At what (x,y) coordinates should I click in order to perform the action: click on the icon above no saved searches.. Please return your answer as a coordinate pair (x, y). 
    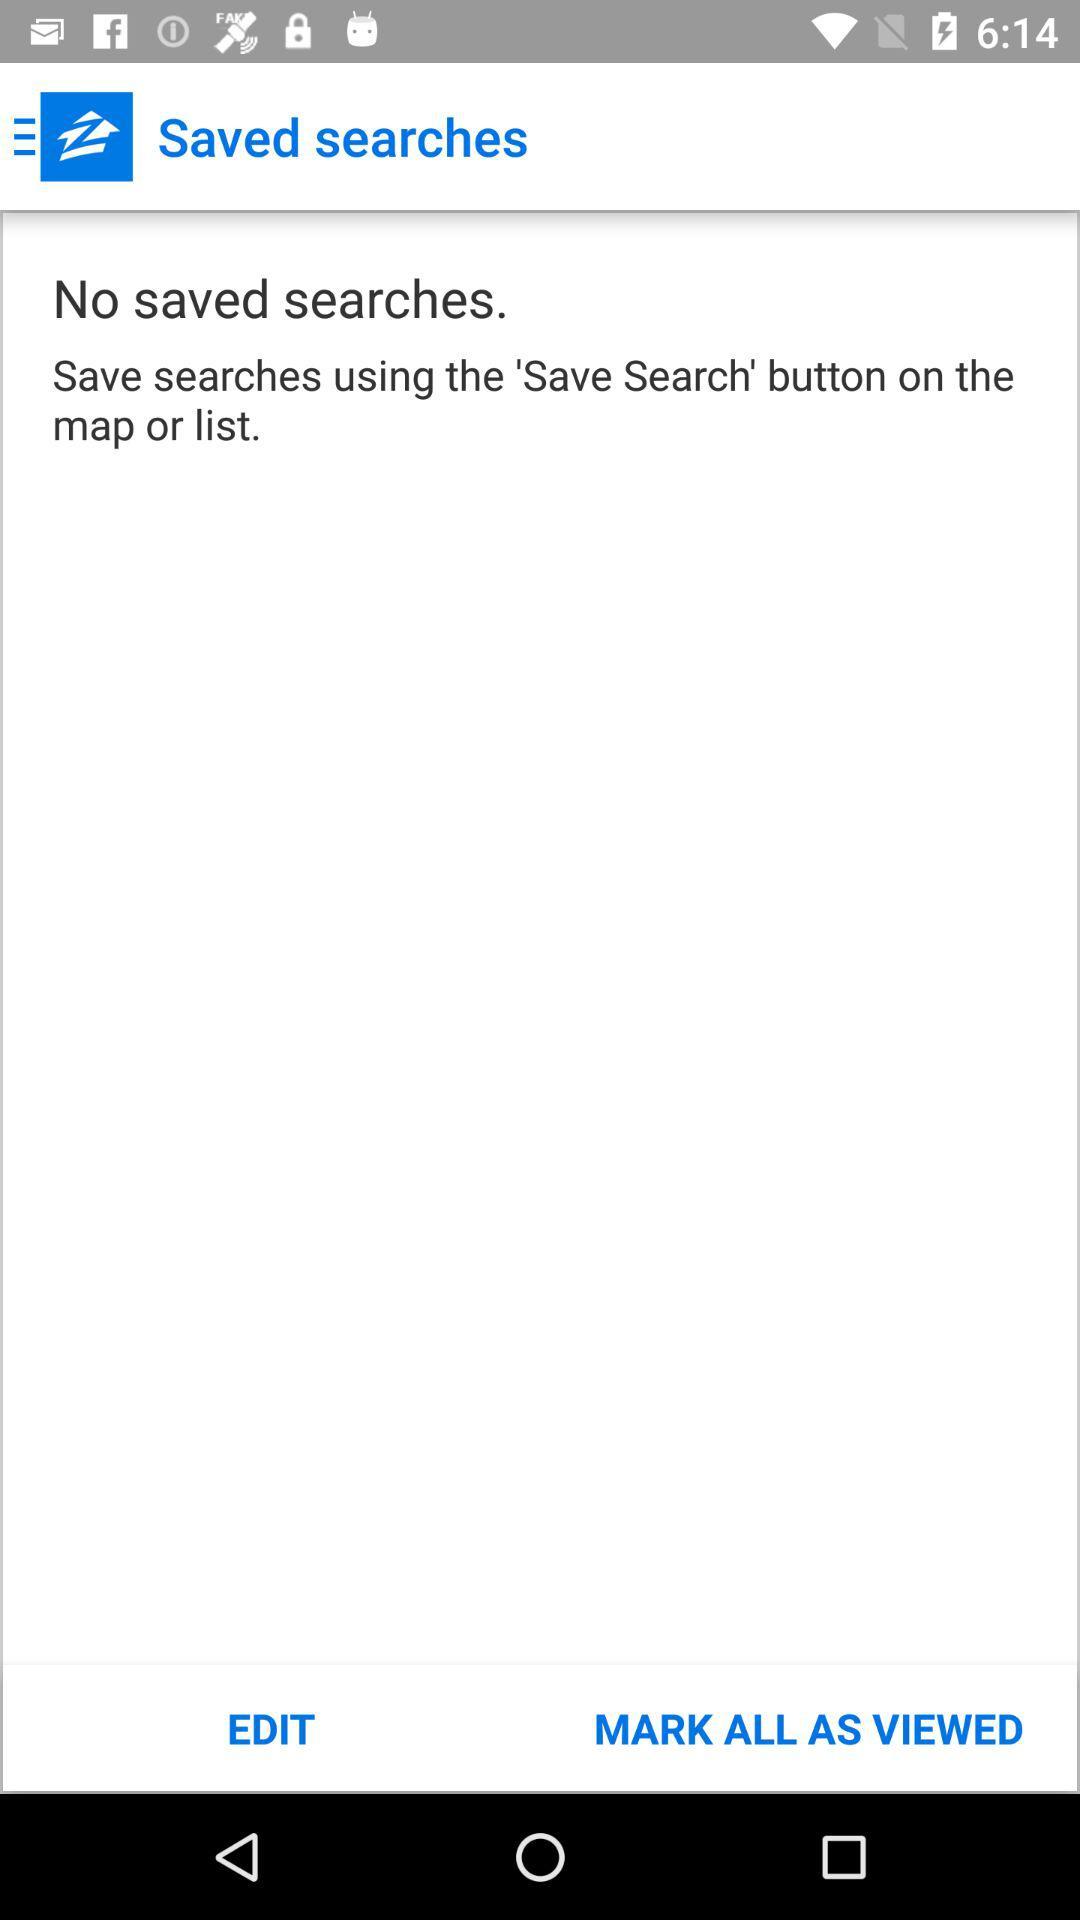
    Looking at the image, I should click on (72, 135).